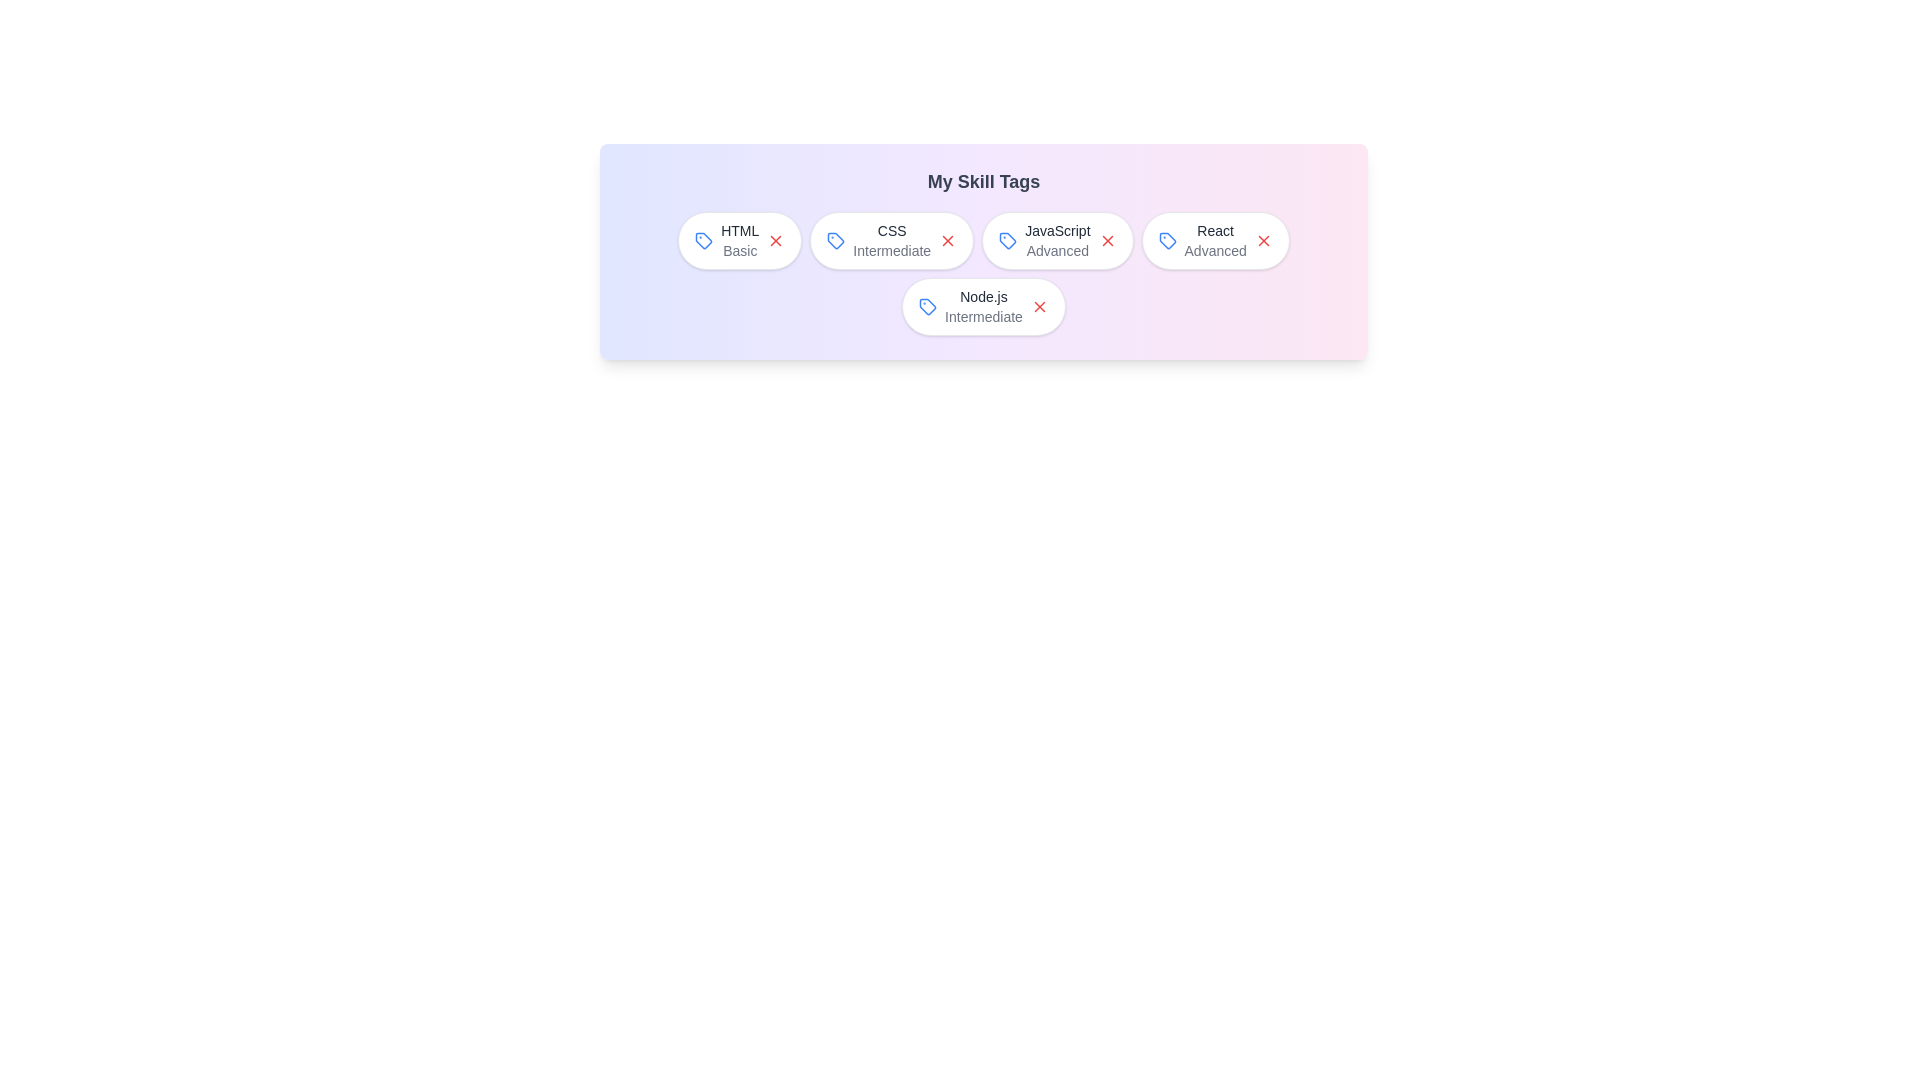  Describe the element at coordinates (983, 307) in the screenshot. I see `the skill label Node.js to select it` at that location.